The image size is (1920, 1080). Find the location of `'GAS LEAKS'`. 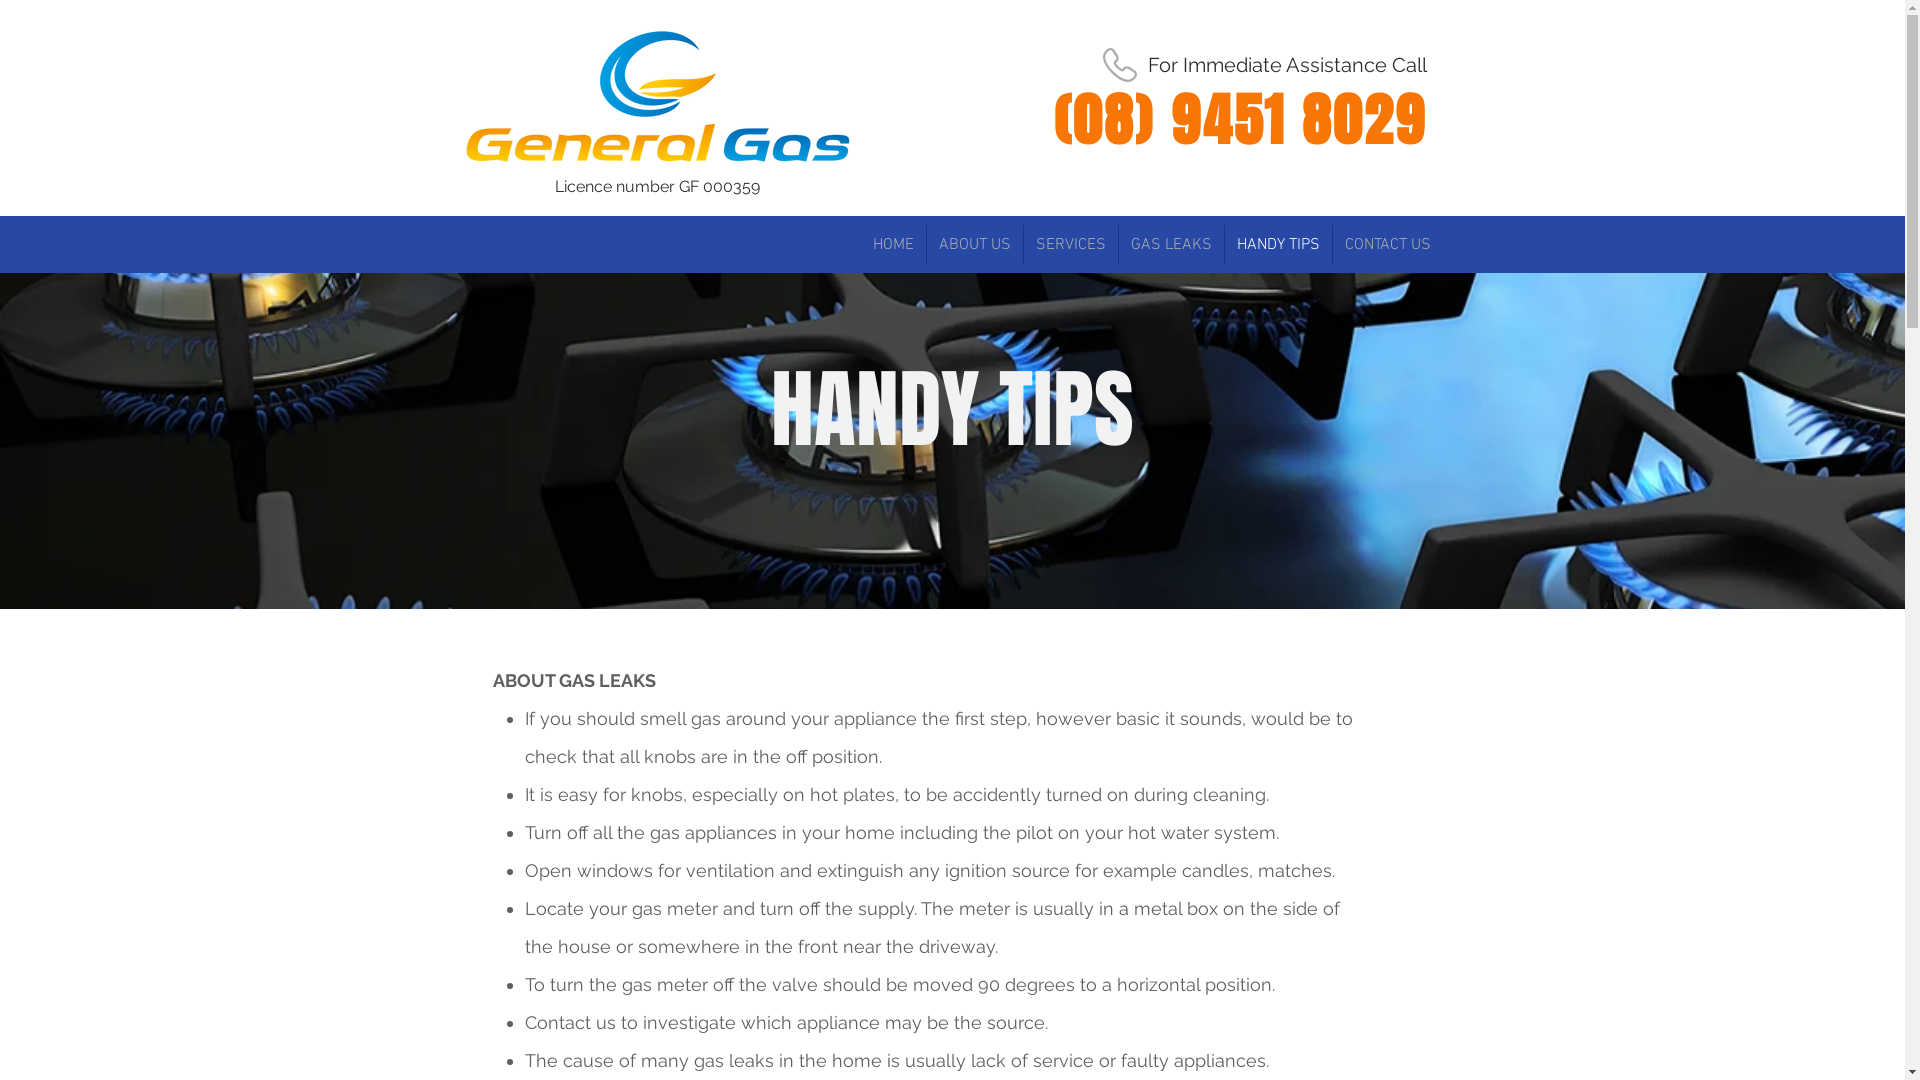

'GAS LEAKS' is located at coordinates (1170, 244).